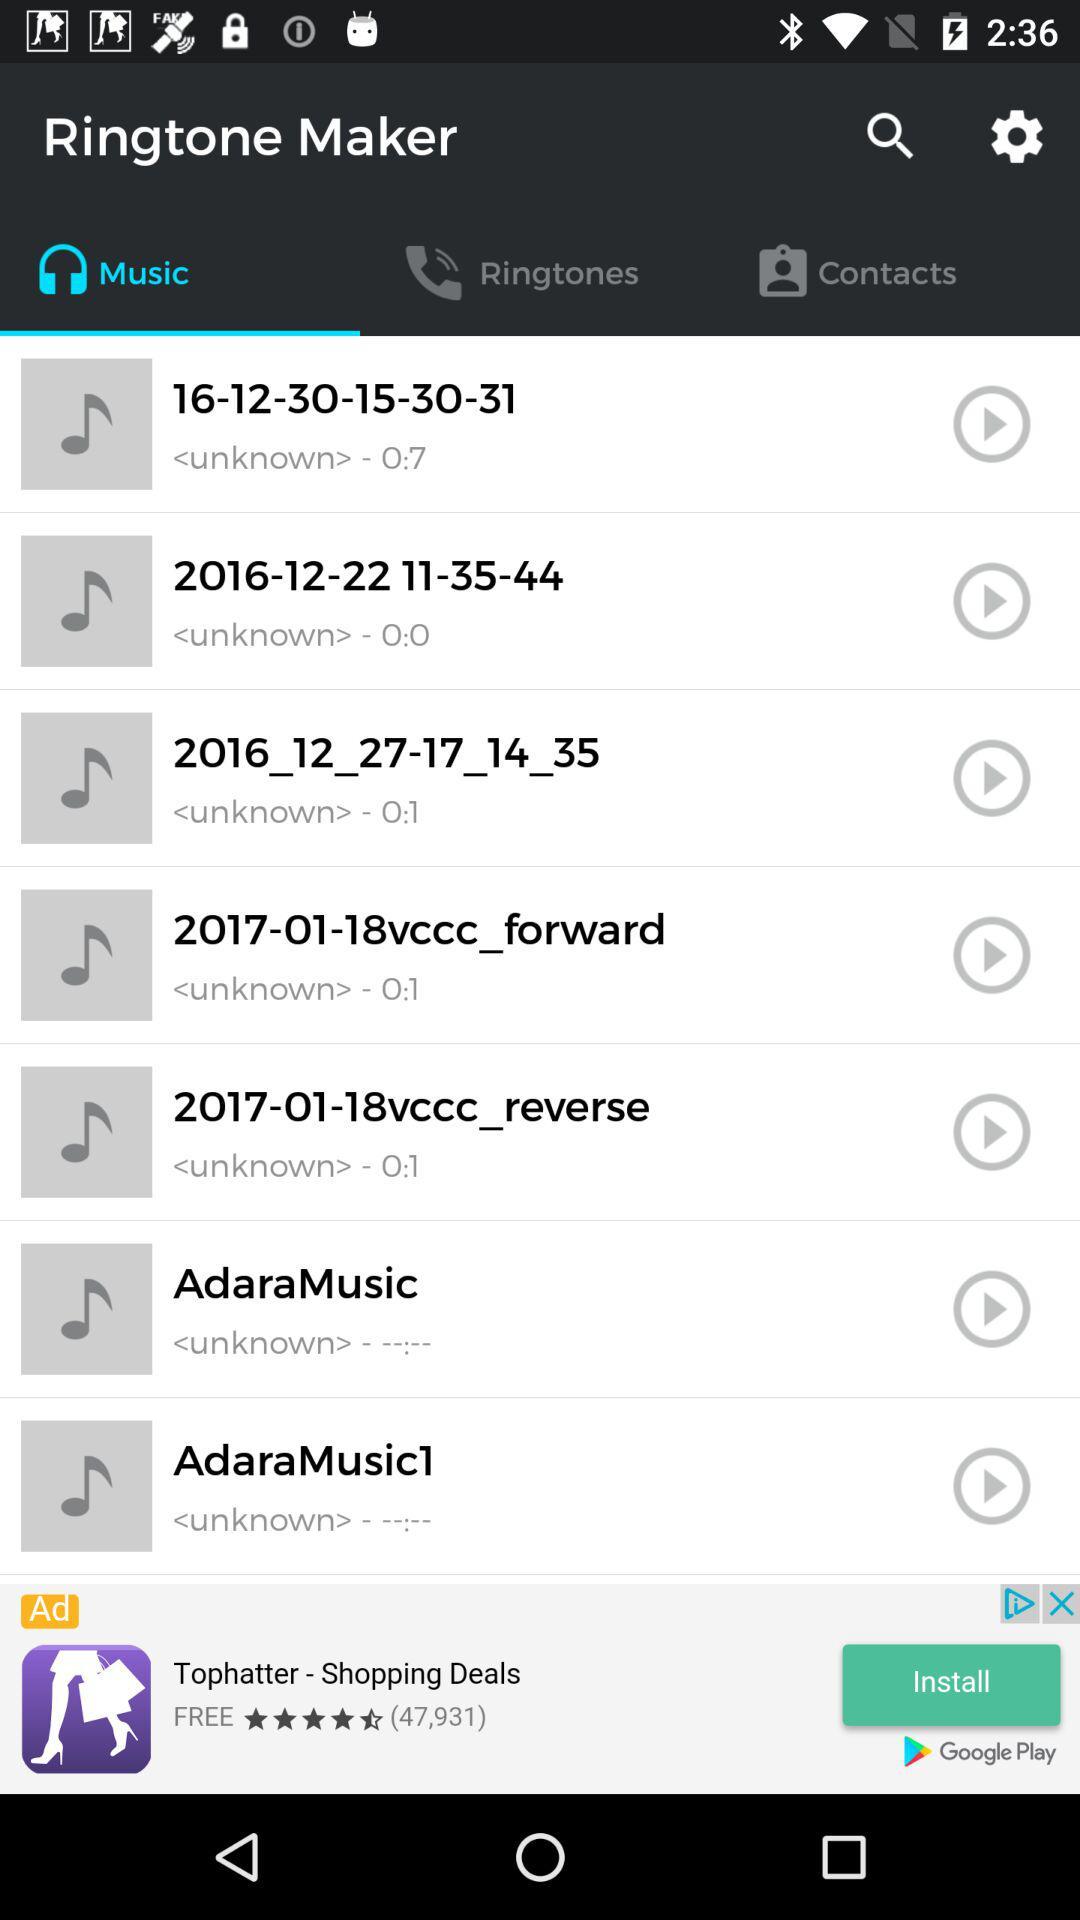 This screenshot has height=1920, width=1080. I want to click on advert banner, so click(540, 1688).